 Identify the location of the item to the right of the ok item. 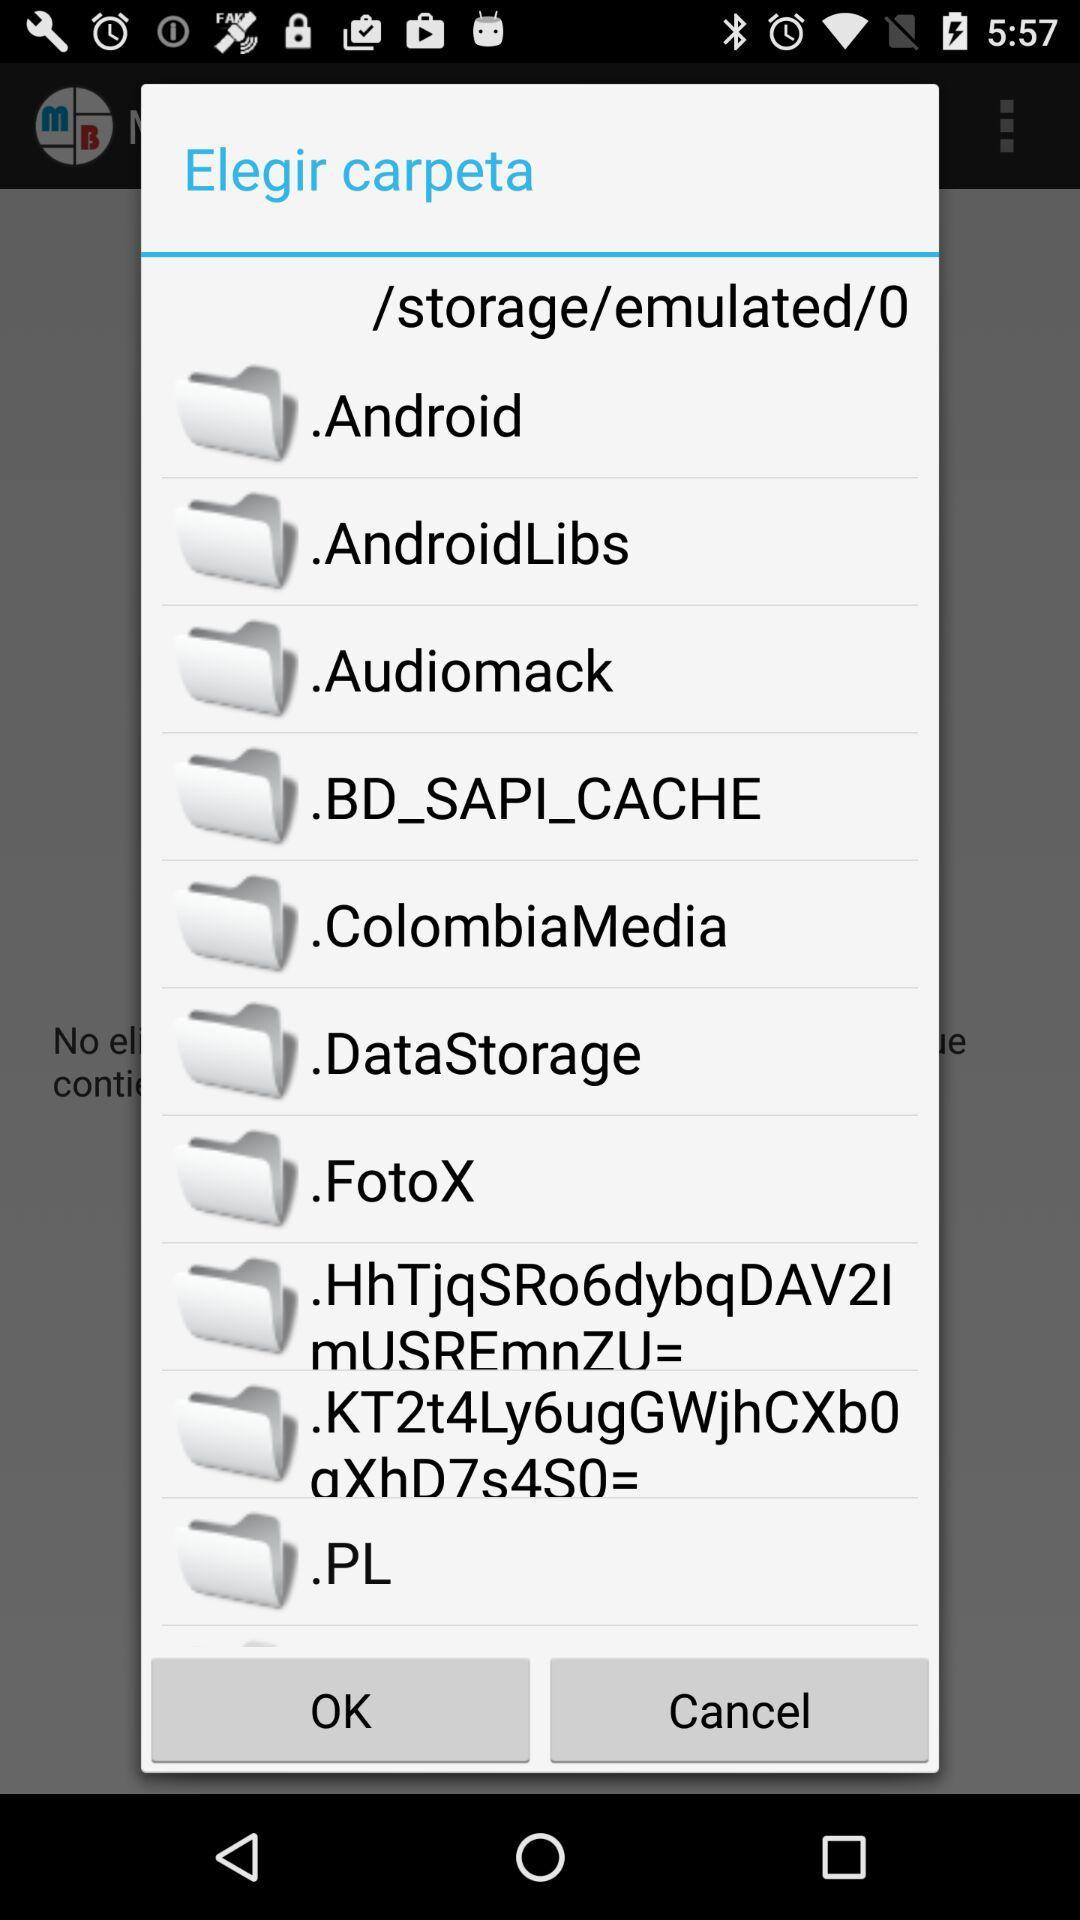
(739, 1708).